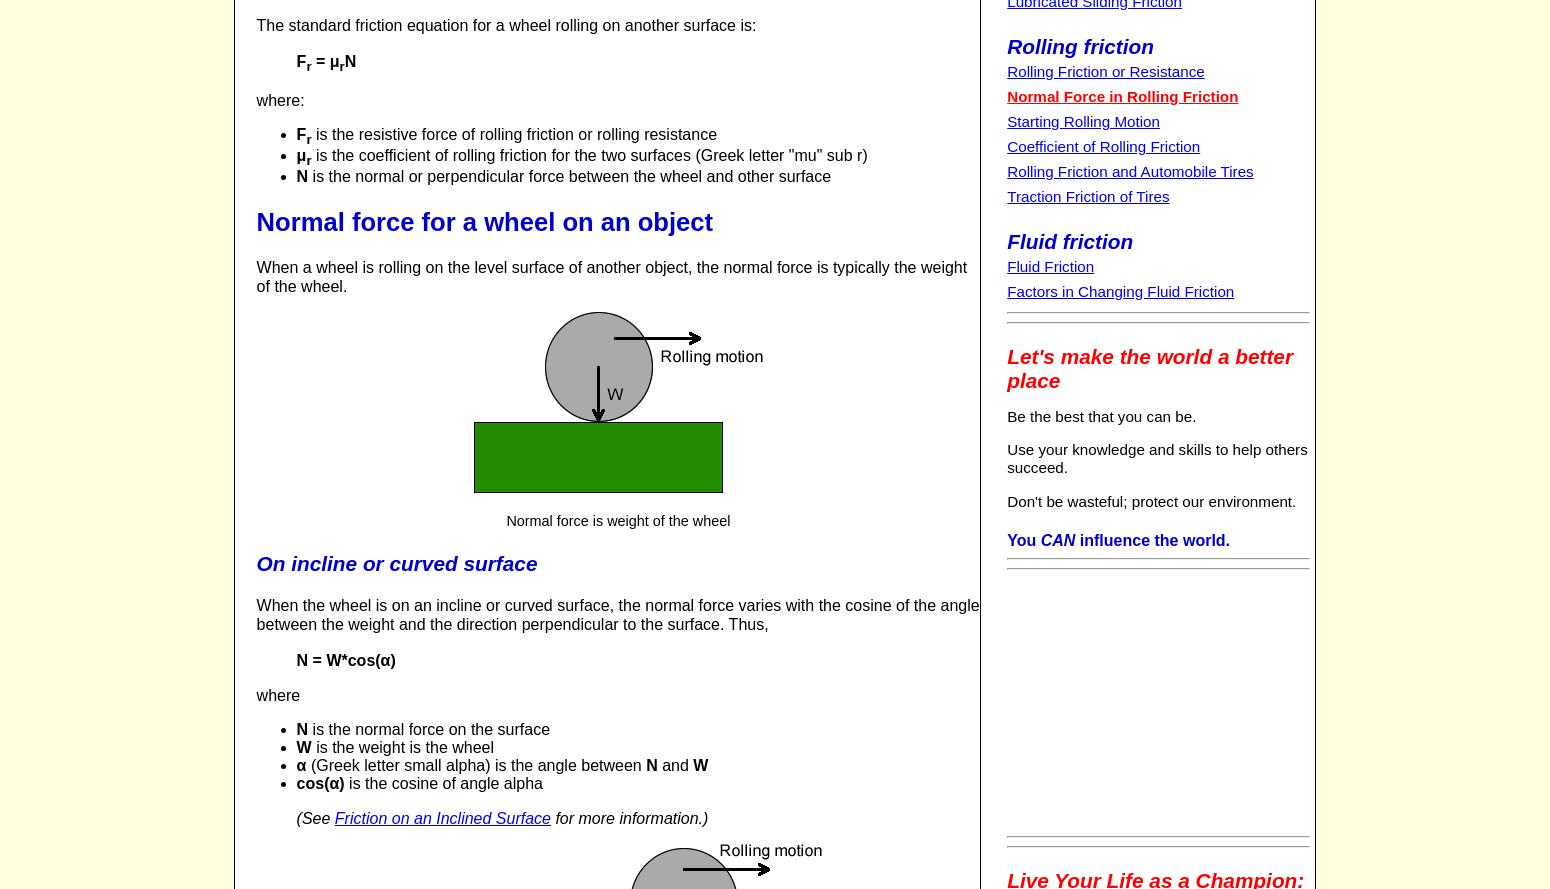 The height and width of the screenshot is (889, 1550). Describe the element at coordinates (429, 728) in the screenshot. I see `'is the normal force on the surface'` at that location.